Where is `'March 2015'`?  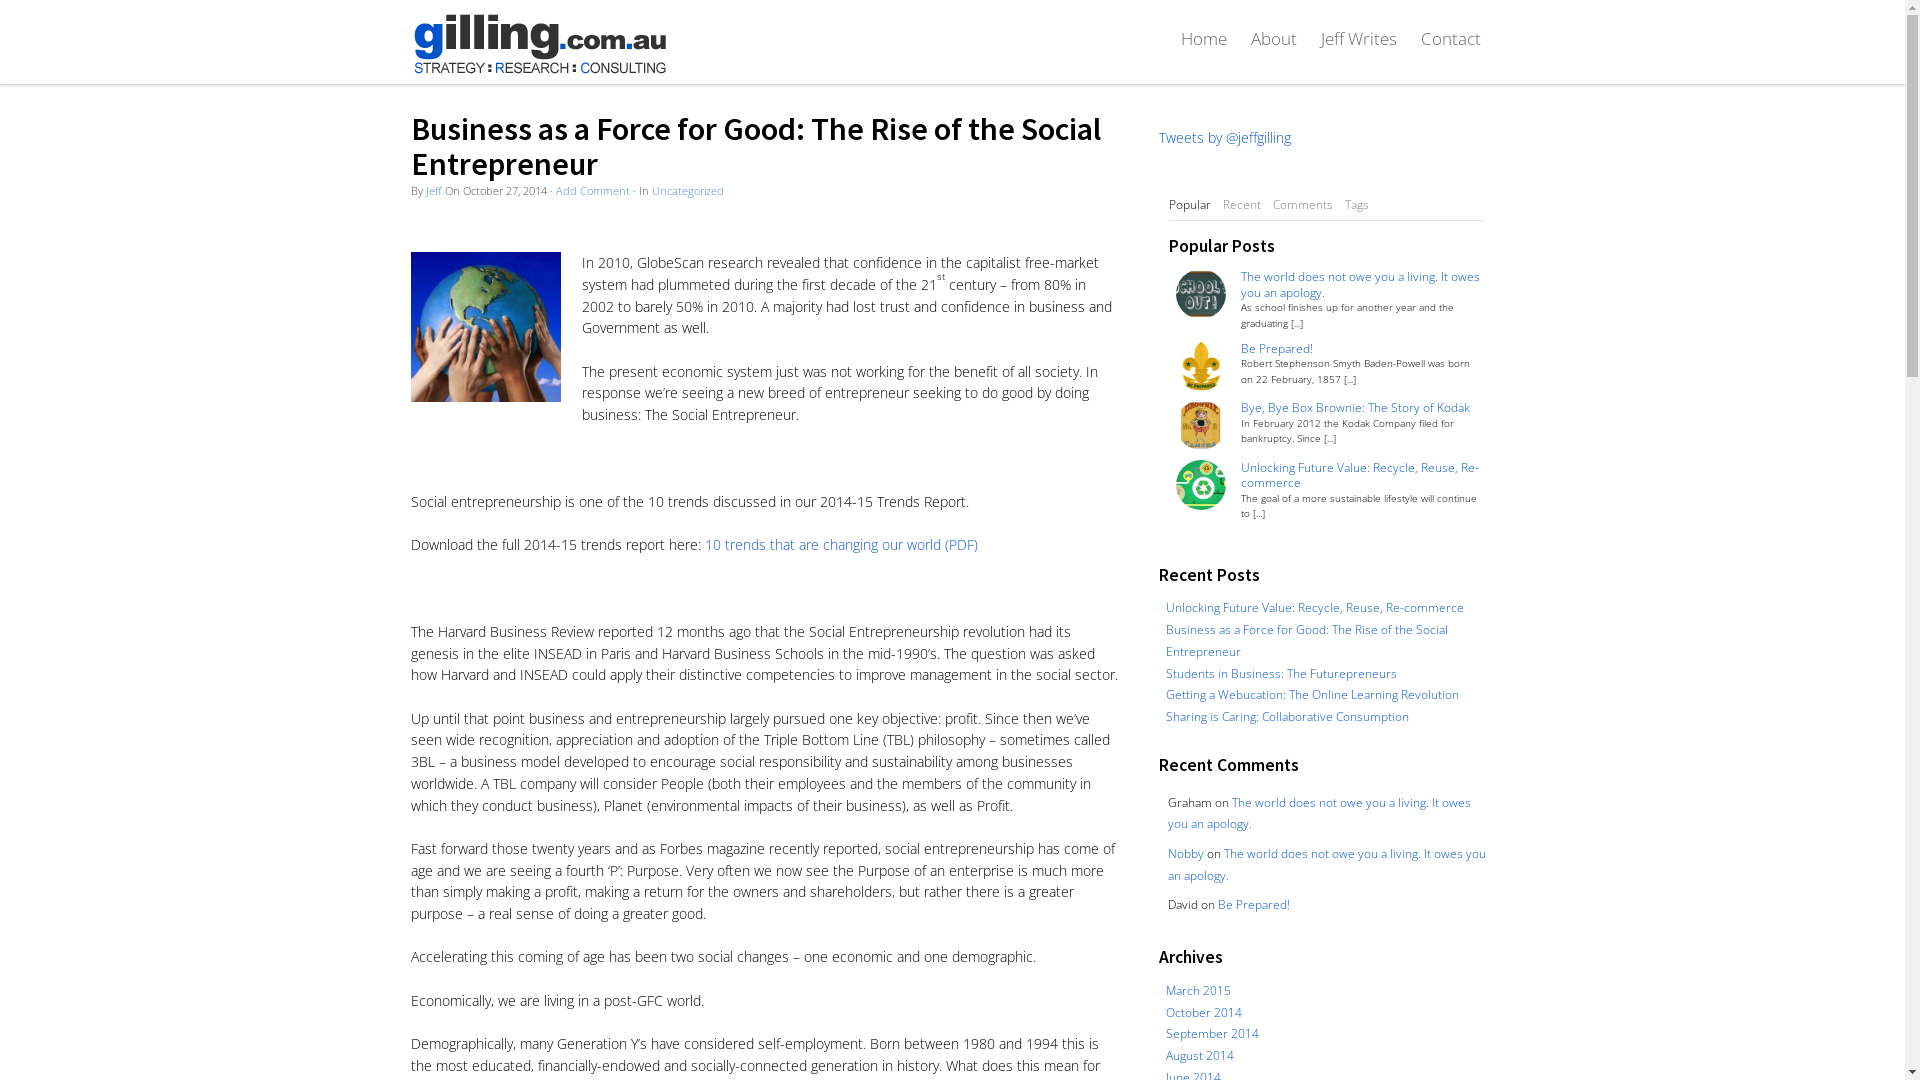 'March 2015' is located at coordinates (1198, 990).